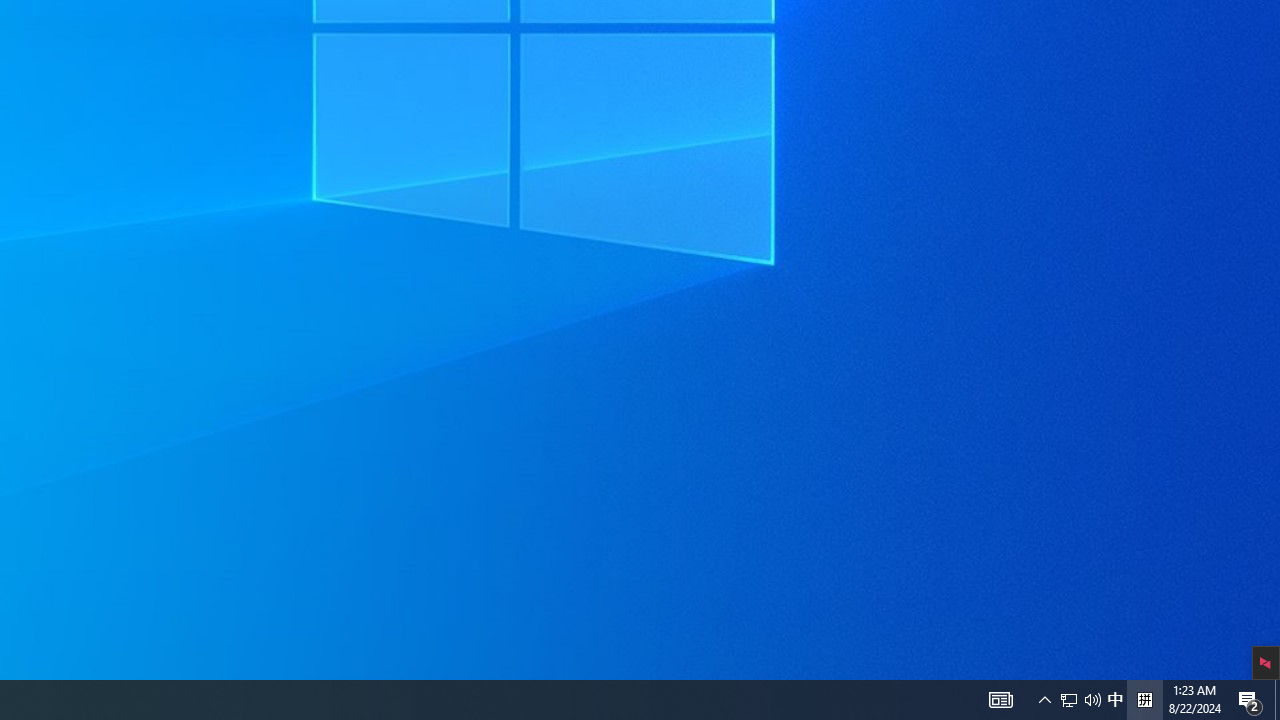 This screenshot has height=720, width=1280. I want to click on 'Action Center, 2 new notifications', so click(1276, 698).